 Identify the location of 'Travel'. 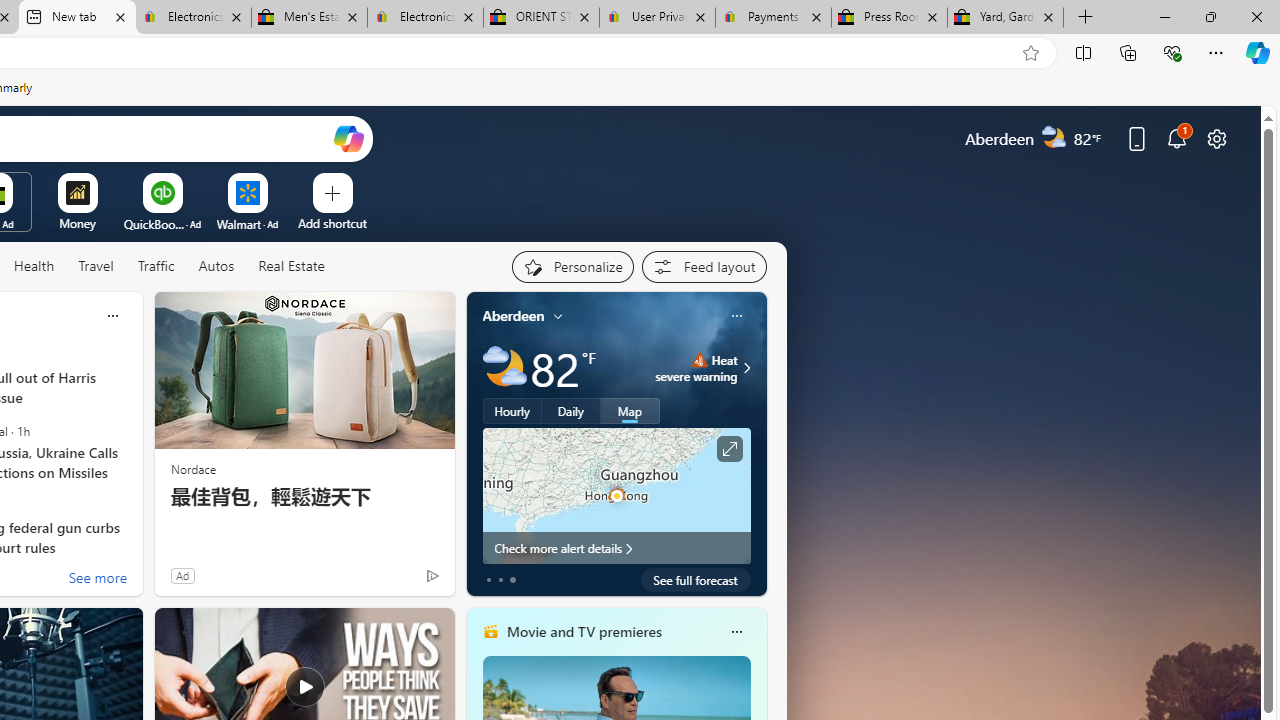
(95, 266).